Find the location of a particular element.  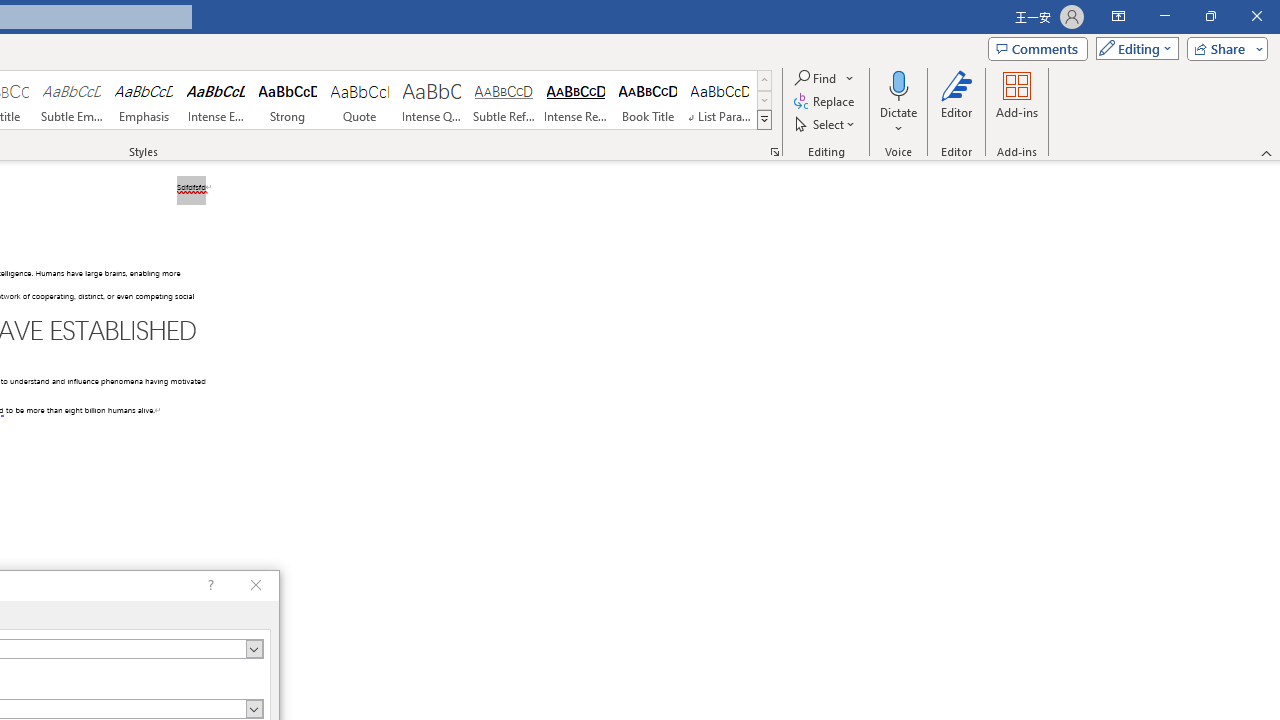

'Comments' is located at coordinates (1038, 47).